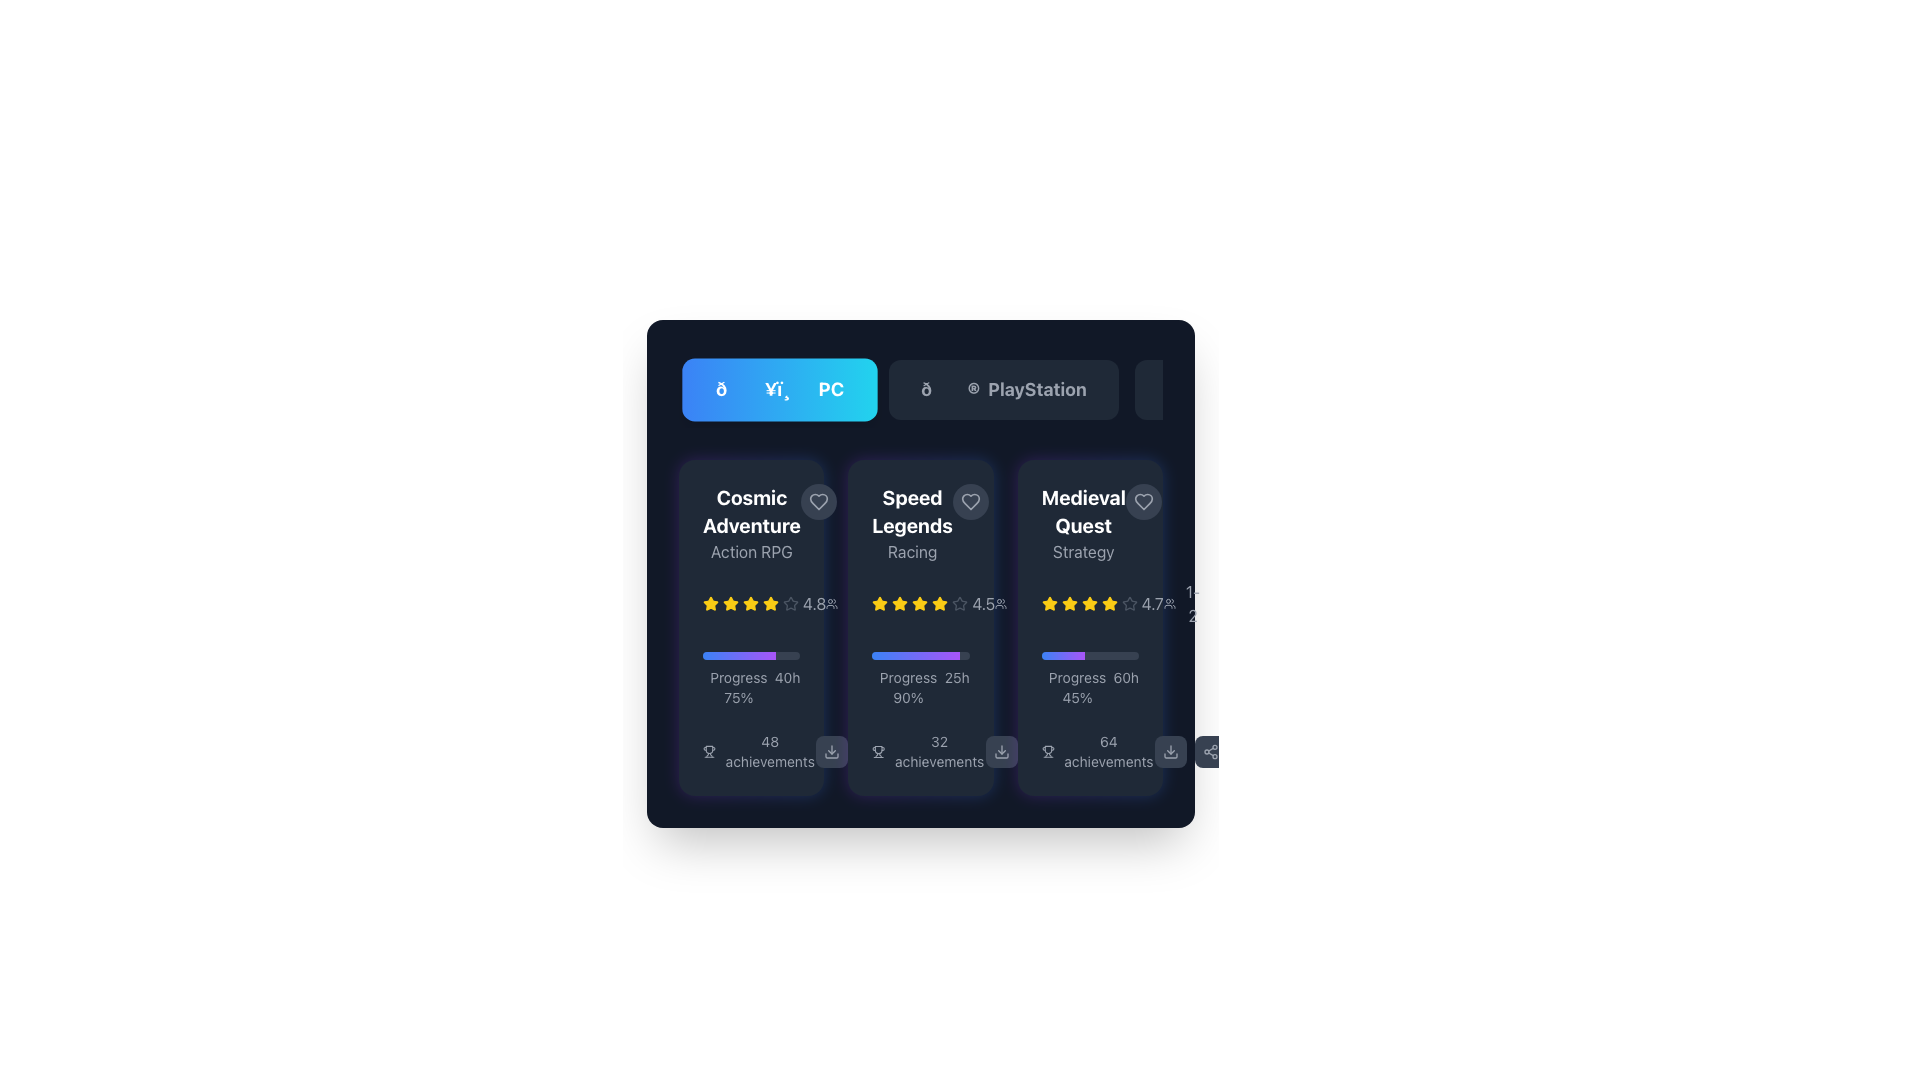 The width and height of the screenshot is (1920, 1080). I want to click on the yellow star icon representing a rating unit, which is the third in a row of five icons aligned below the title 'Cosmic Adventure', so click(729, 603).